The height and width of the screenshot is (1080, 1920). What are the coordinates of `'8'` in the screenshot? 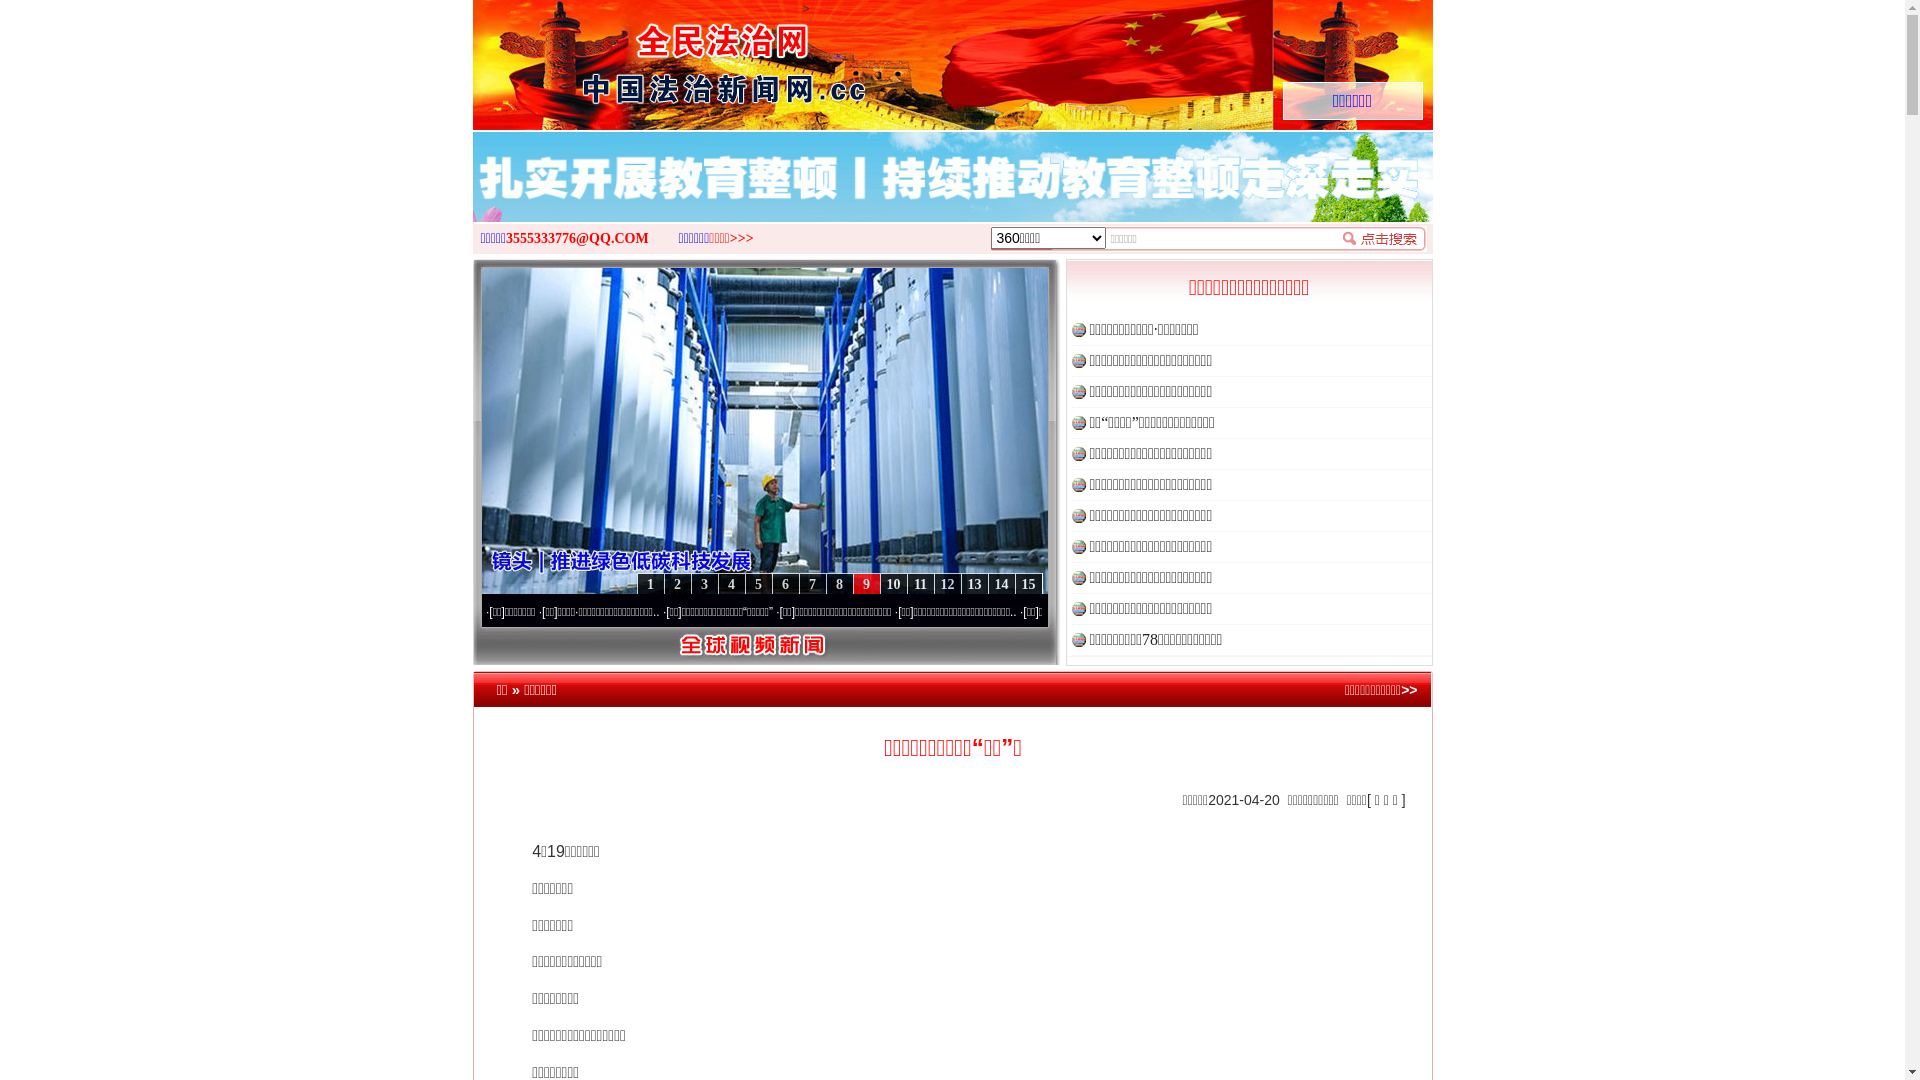 It's located at (839, 584).